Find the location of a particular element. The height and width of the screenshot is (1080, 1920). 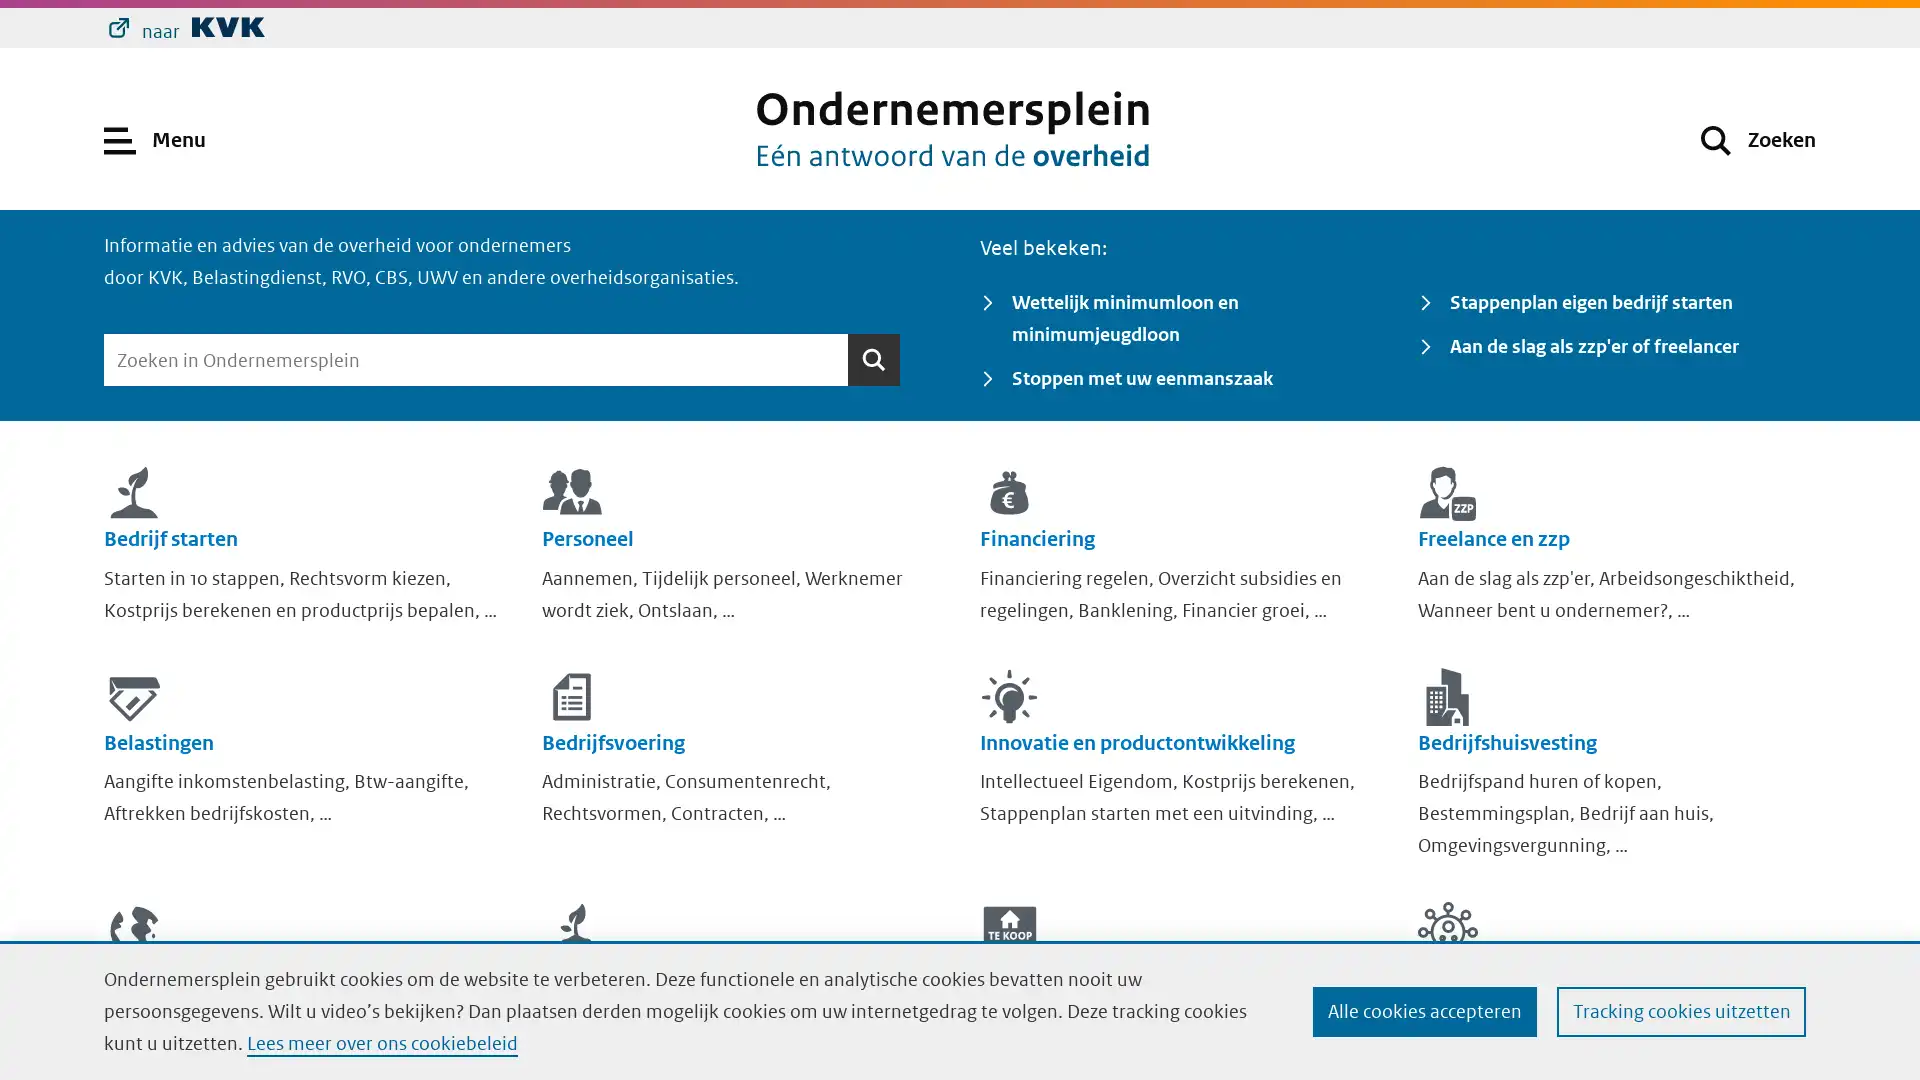

Zoeken Zoeken is located at coordinates (873, 370).